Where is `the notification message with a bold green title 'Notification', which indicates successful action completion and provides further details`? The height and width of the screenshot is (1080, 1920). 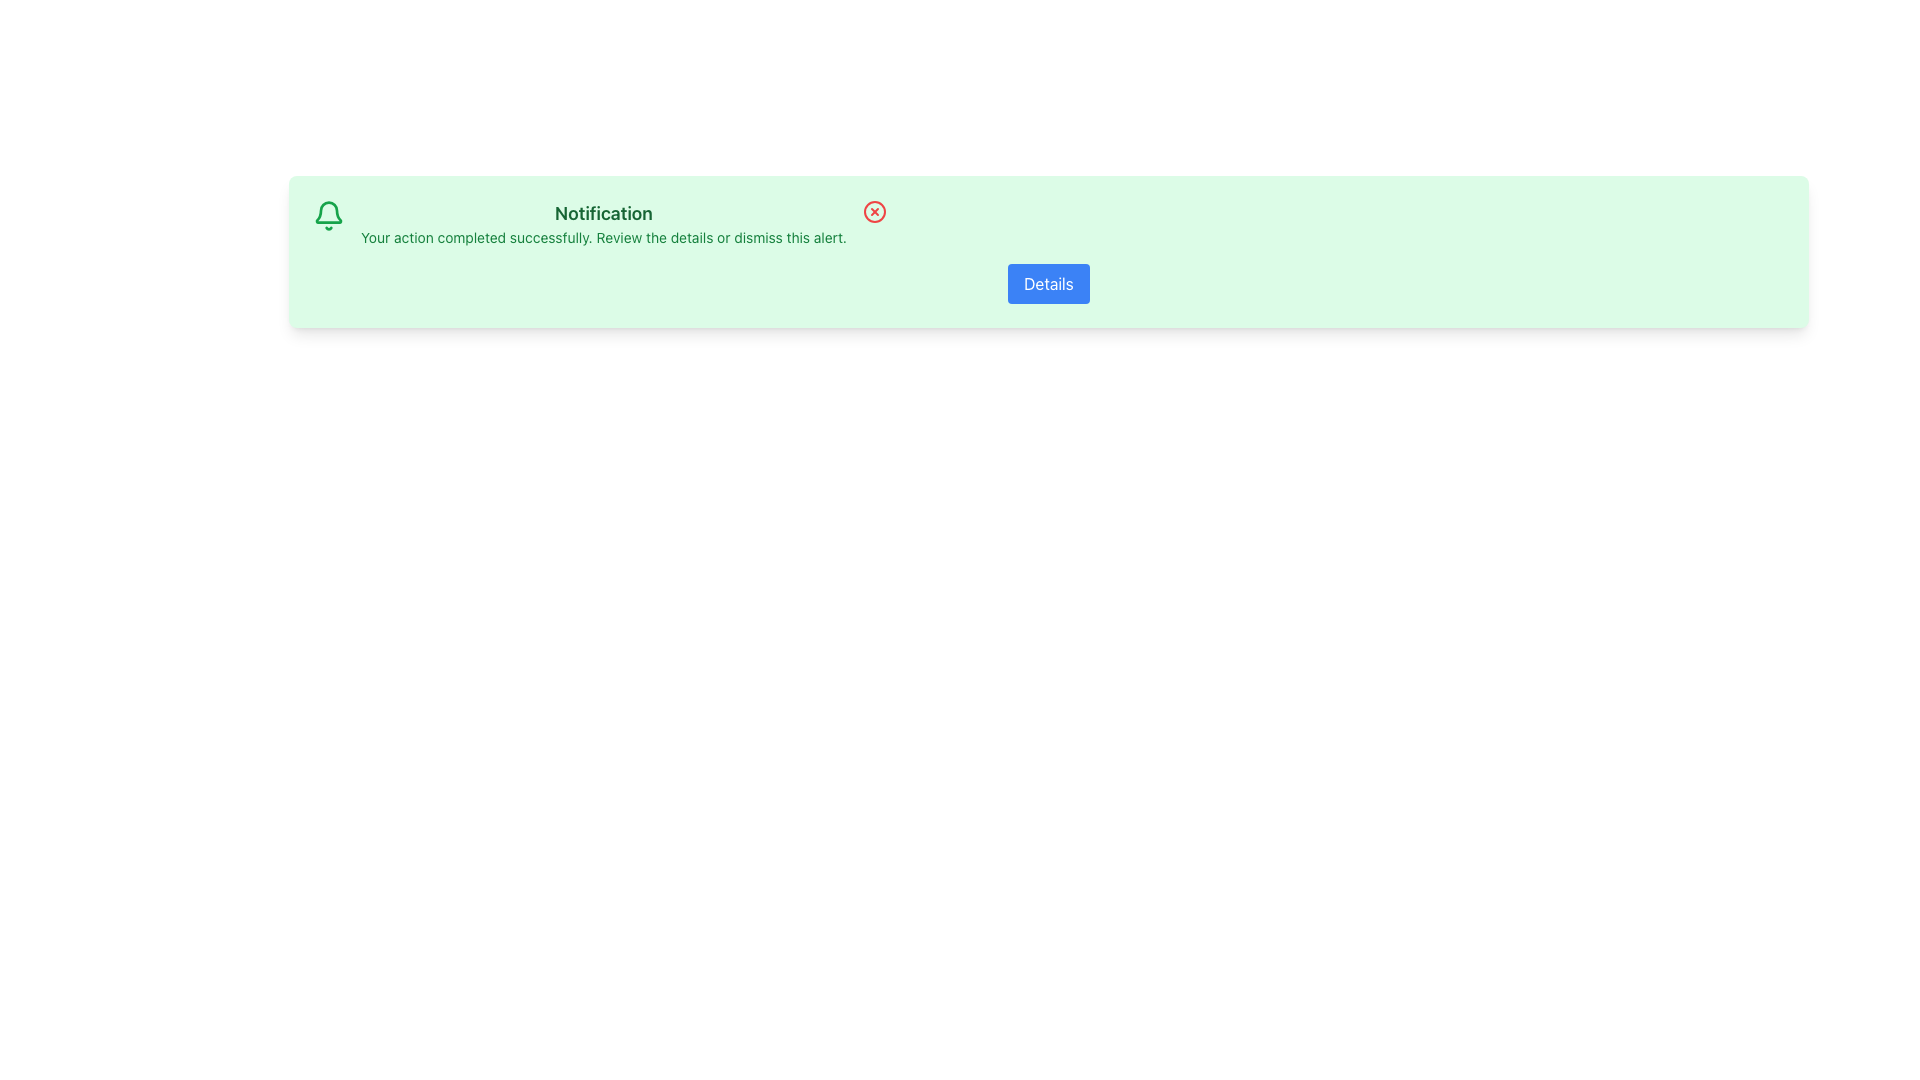 the notification message with a bold green title 'Notification', which indicates successful action completion and provides further details is located at coordinates (603, 223).